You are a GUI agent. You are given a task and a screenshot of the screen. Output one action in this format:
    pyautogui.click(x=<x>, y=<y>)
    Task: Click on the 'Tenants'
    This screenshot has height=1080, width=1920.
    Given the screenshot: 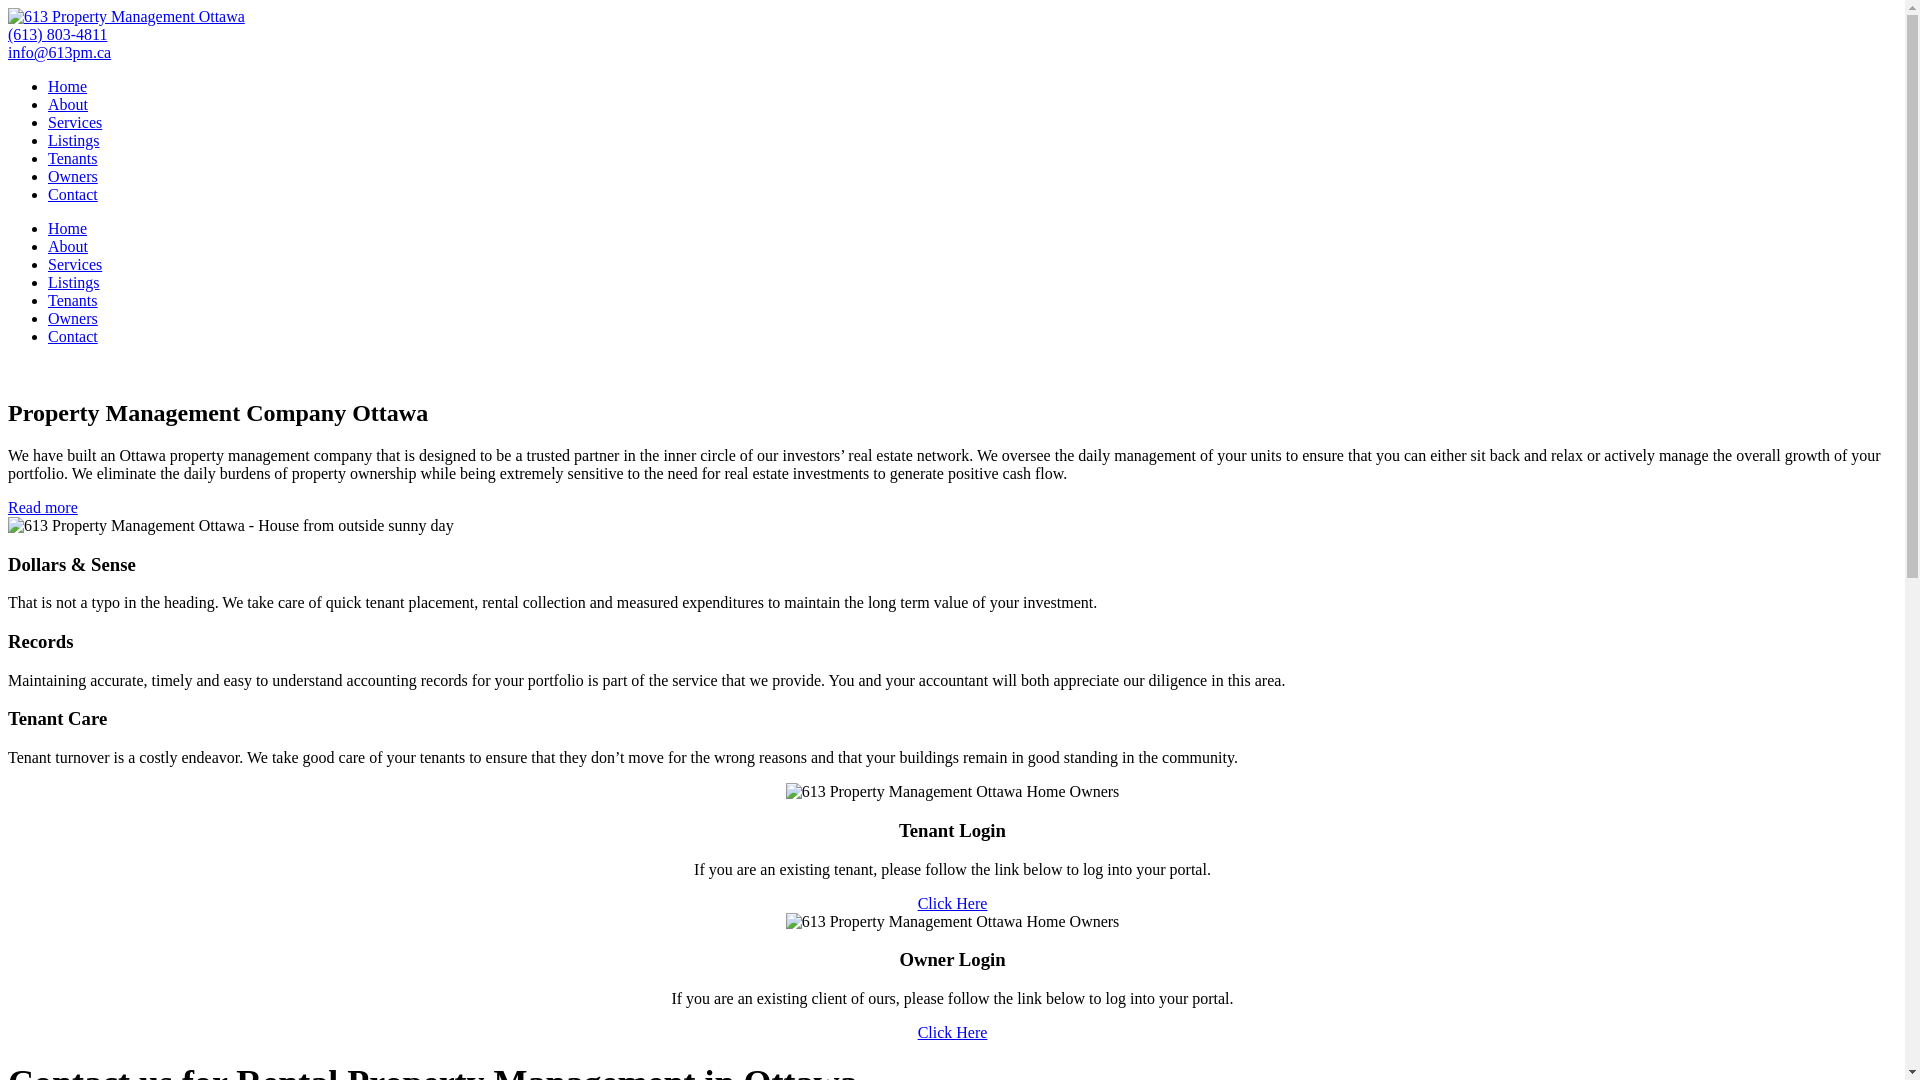 What is the action you would take?
    pyautogui.click(x=72, y=157)
    